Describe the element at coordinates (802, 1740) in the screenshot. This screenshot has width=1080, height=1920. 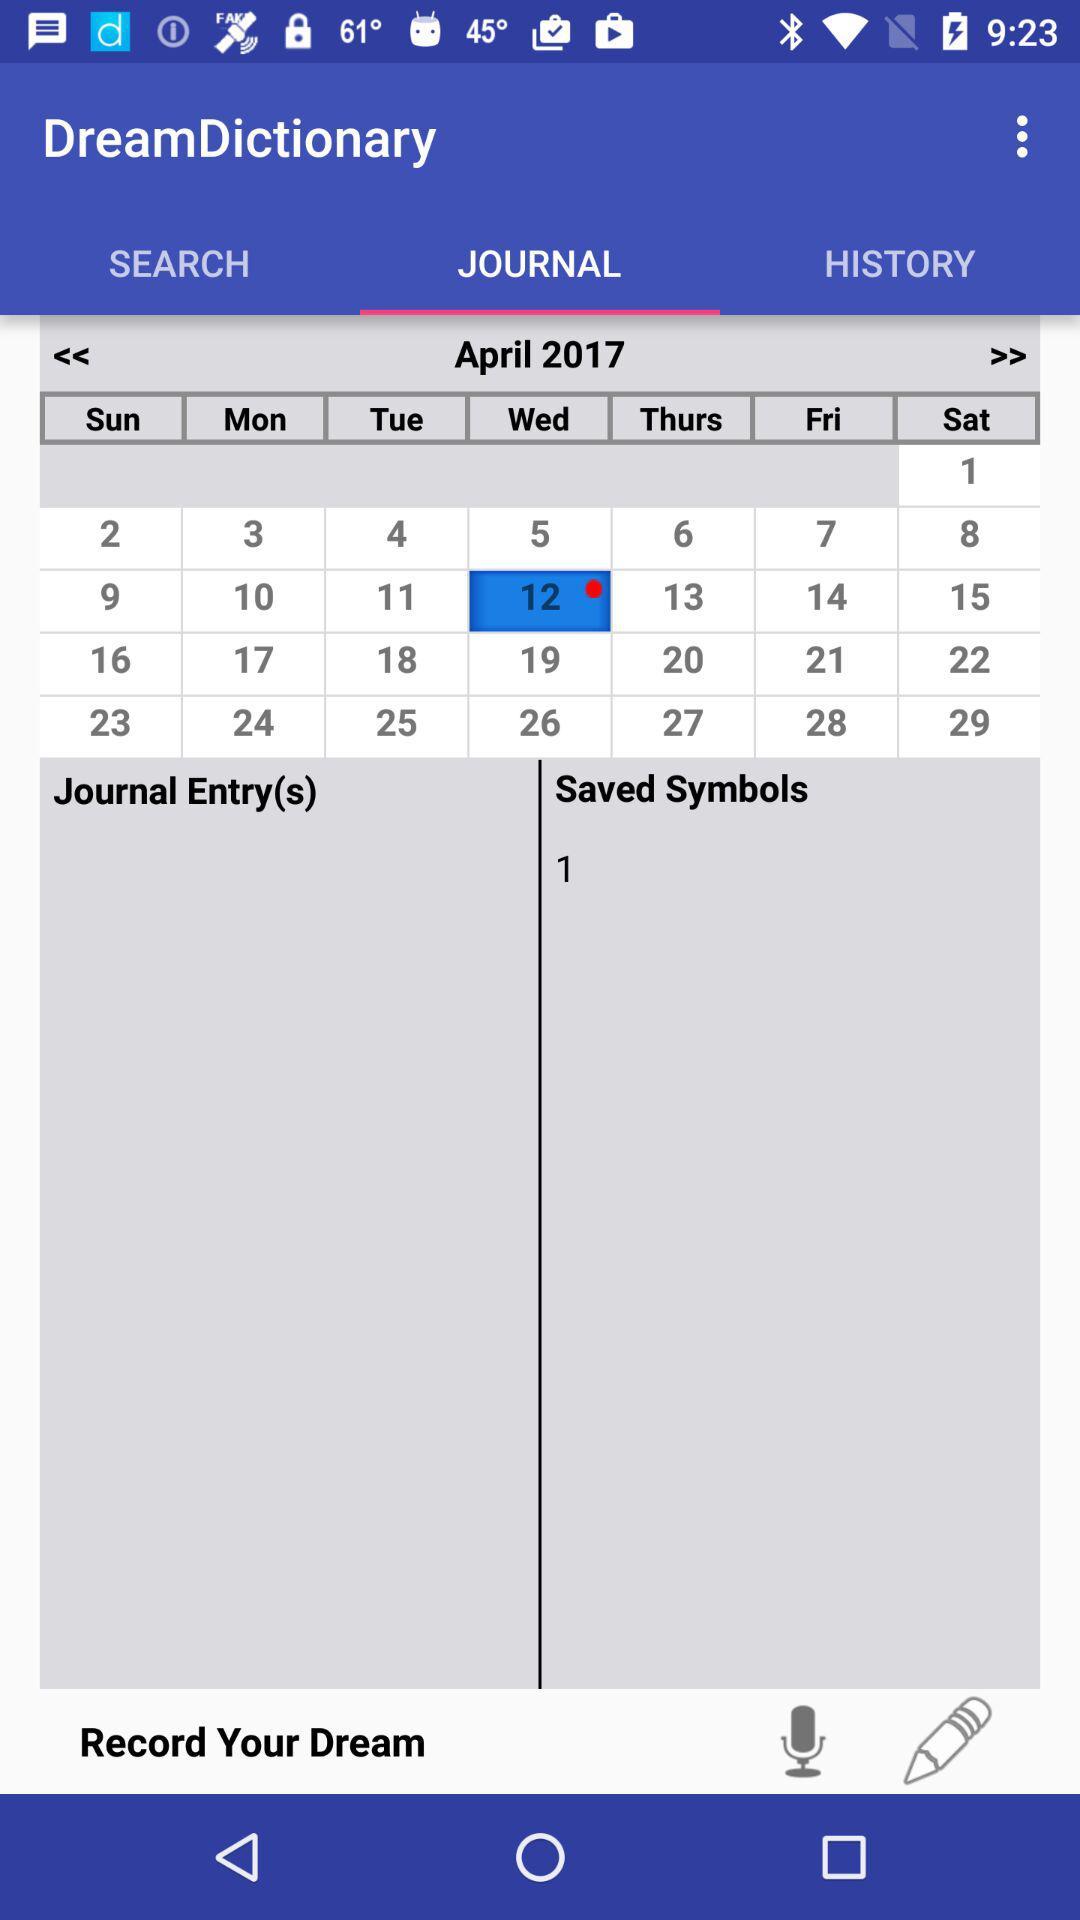
I see `the microphone icon` at that location.